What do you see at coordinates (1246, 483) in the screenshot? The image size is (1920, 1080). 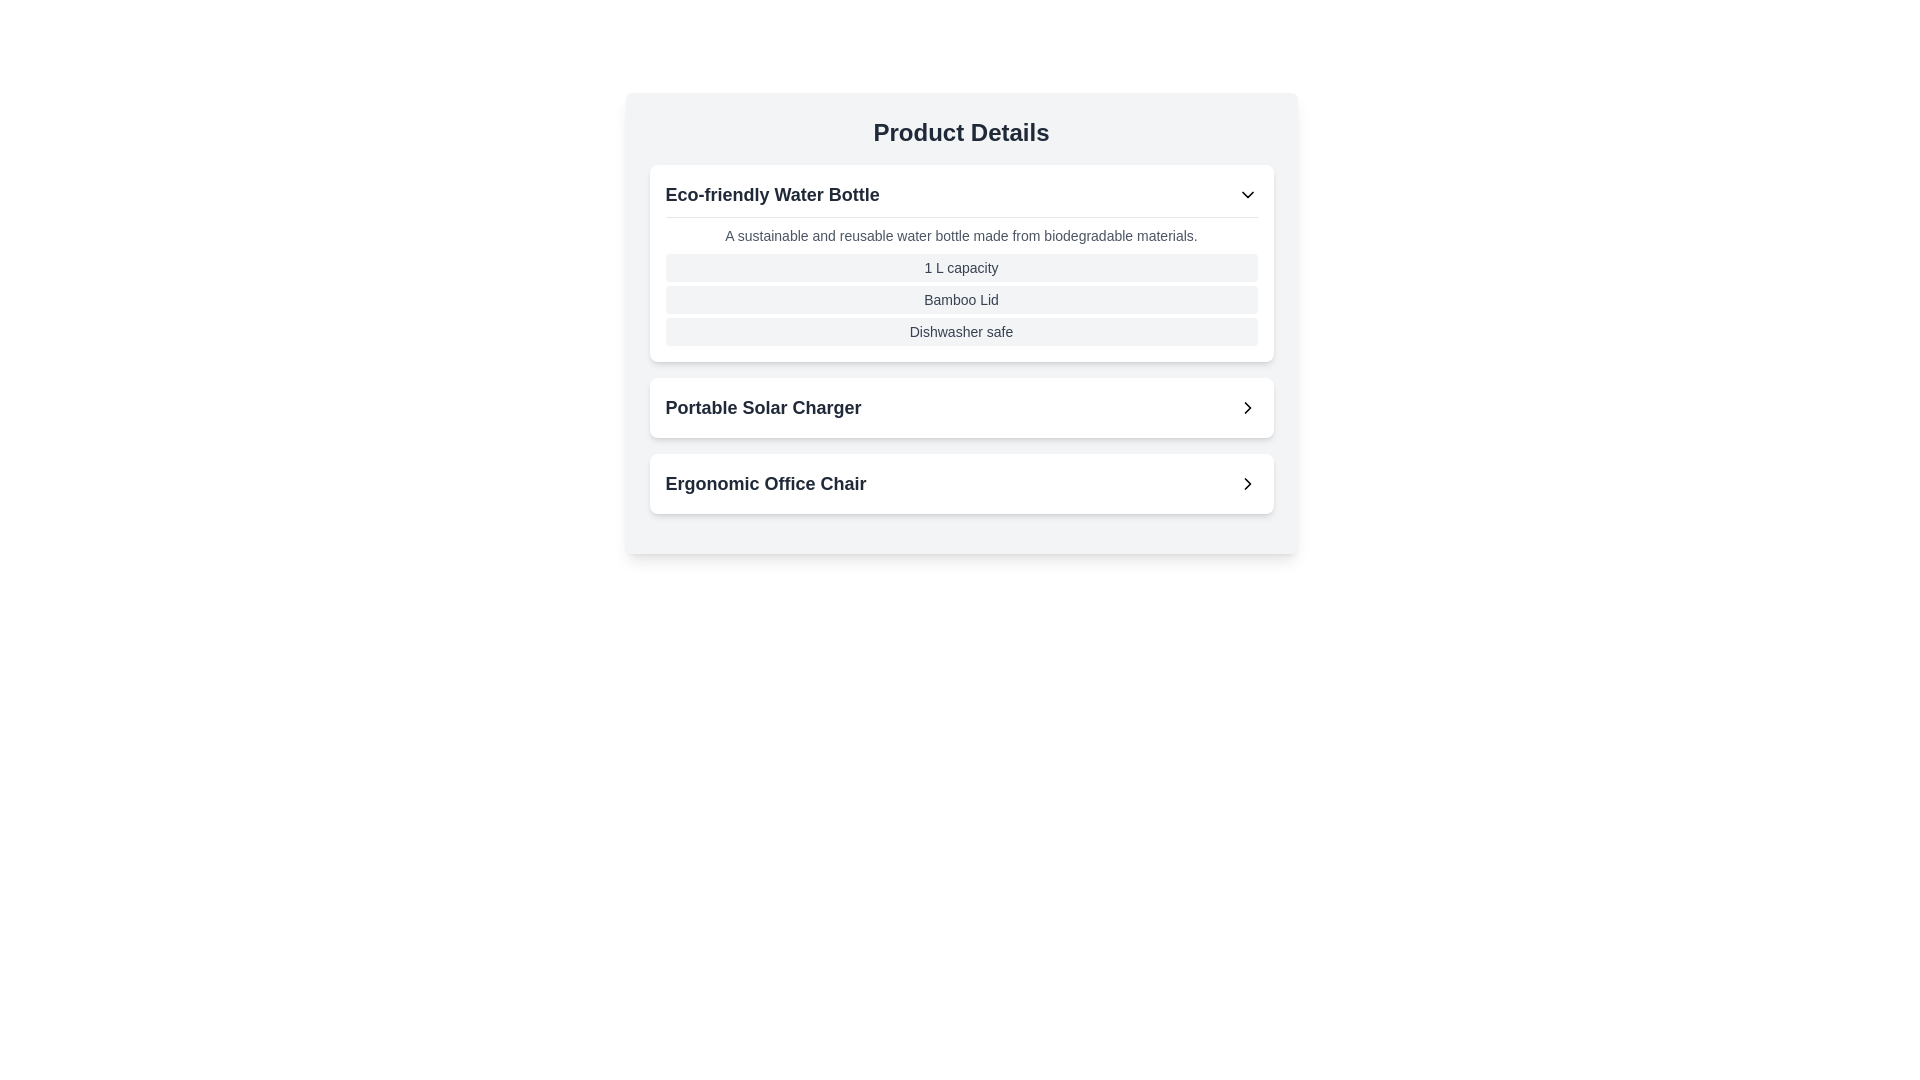 I see `the rightward-pointing chevron arrow icon within the SVG graphic located in the right section of the 'Ergonomic Office Chair' product row` at bounding box center [1246, 483].